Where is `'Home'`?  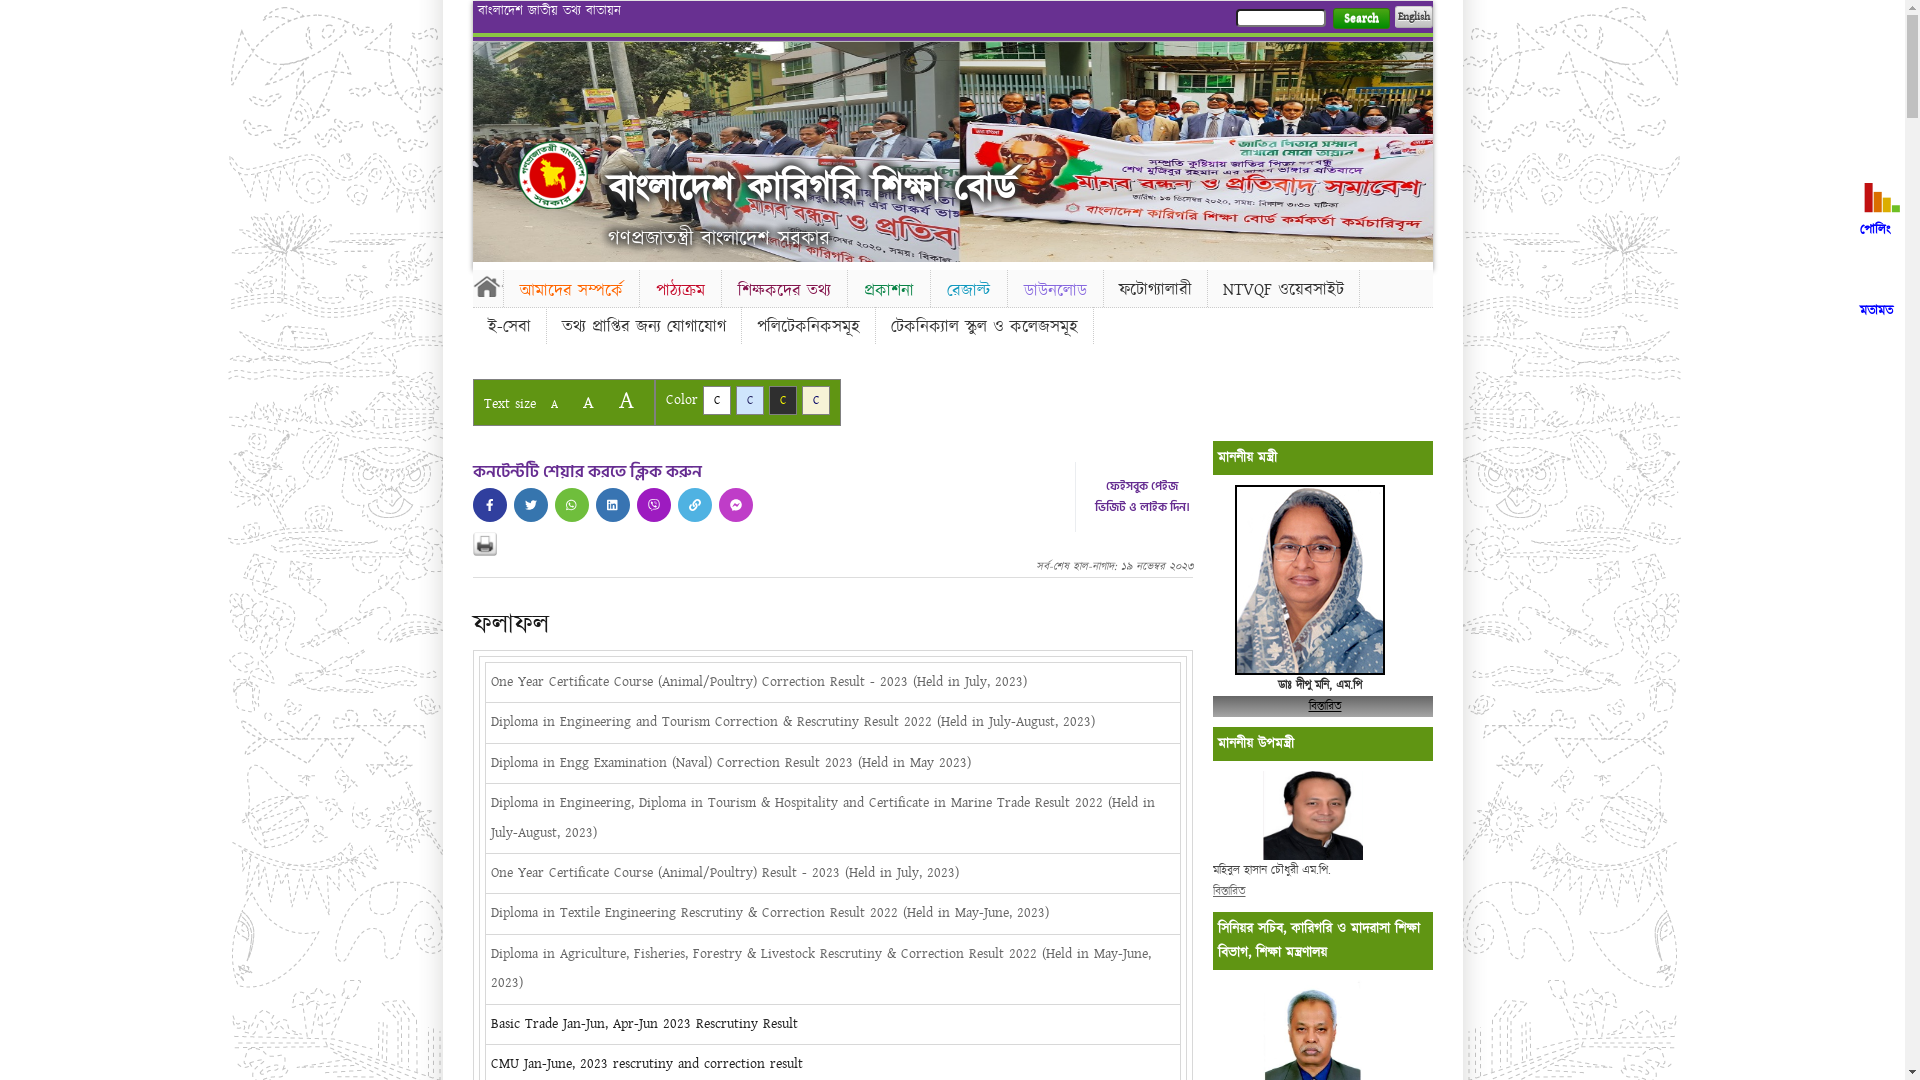
'Home' is located at coordinates (486, 285).